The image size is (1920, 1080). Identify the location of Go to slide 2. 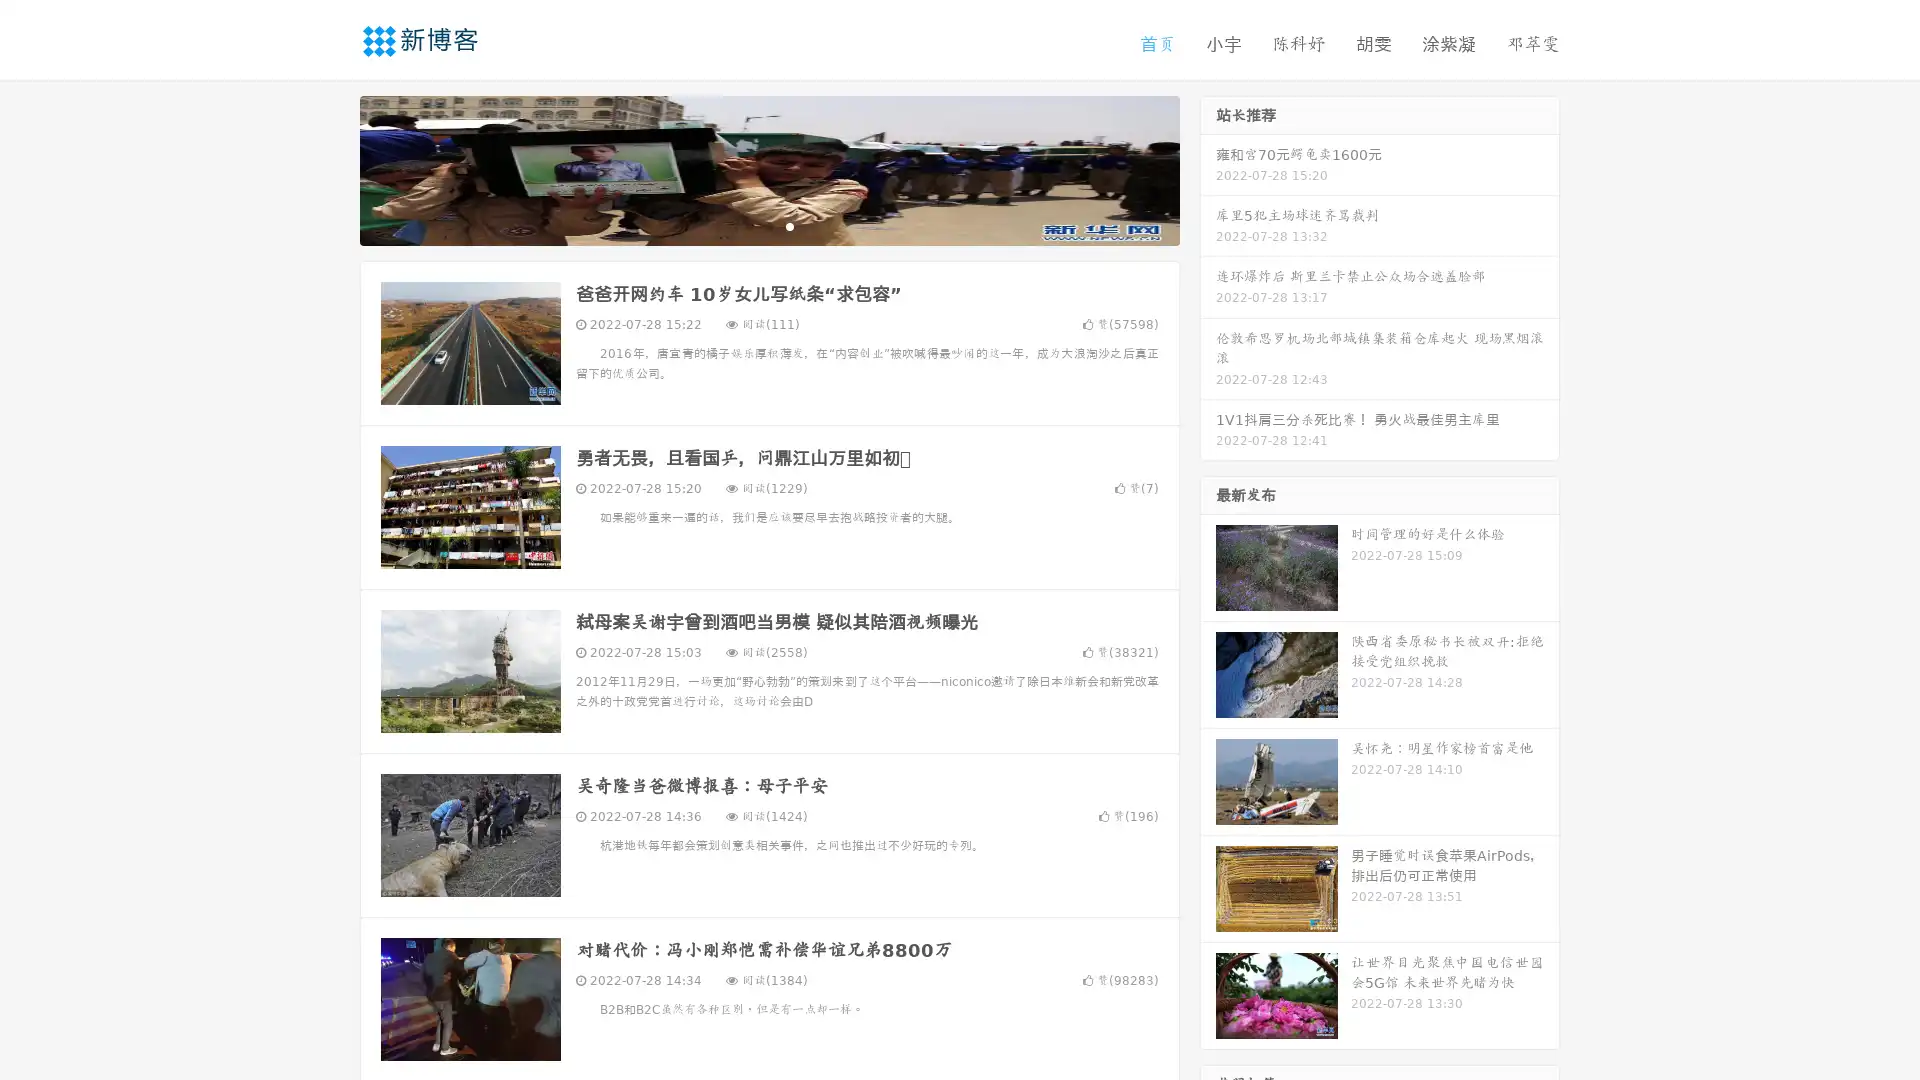
(768, 225).